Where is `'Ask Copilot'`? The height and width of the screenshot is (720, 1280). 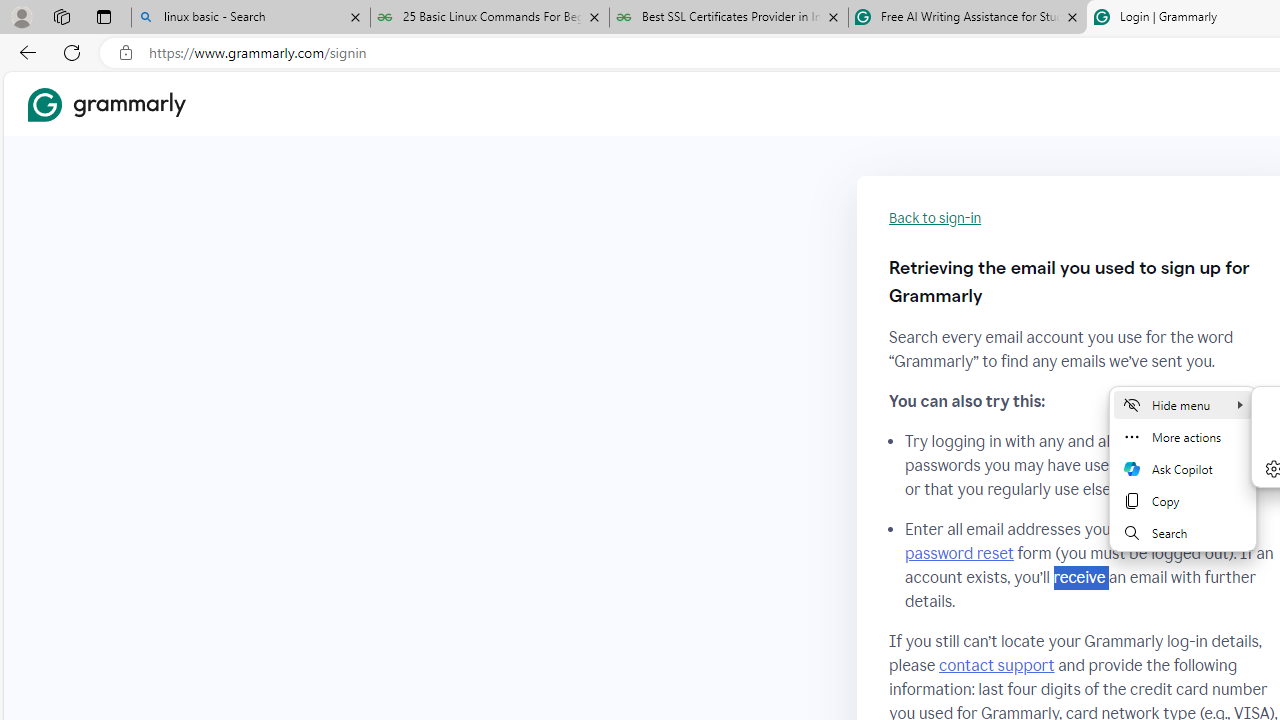
'Ask Copilot' is located at coordinates (1182, 469).